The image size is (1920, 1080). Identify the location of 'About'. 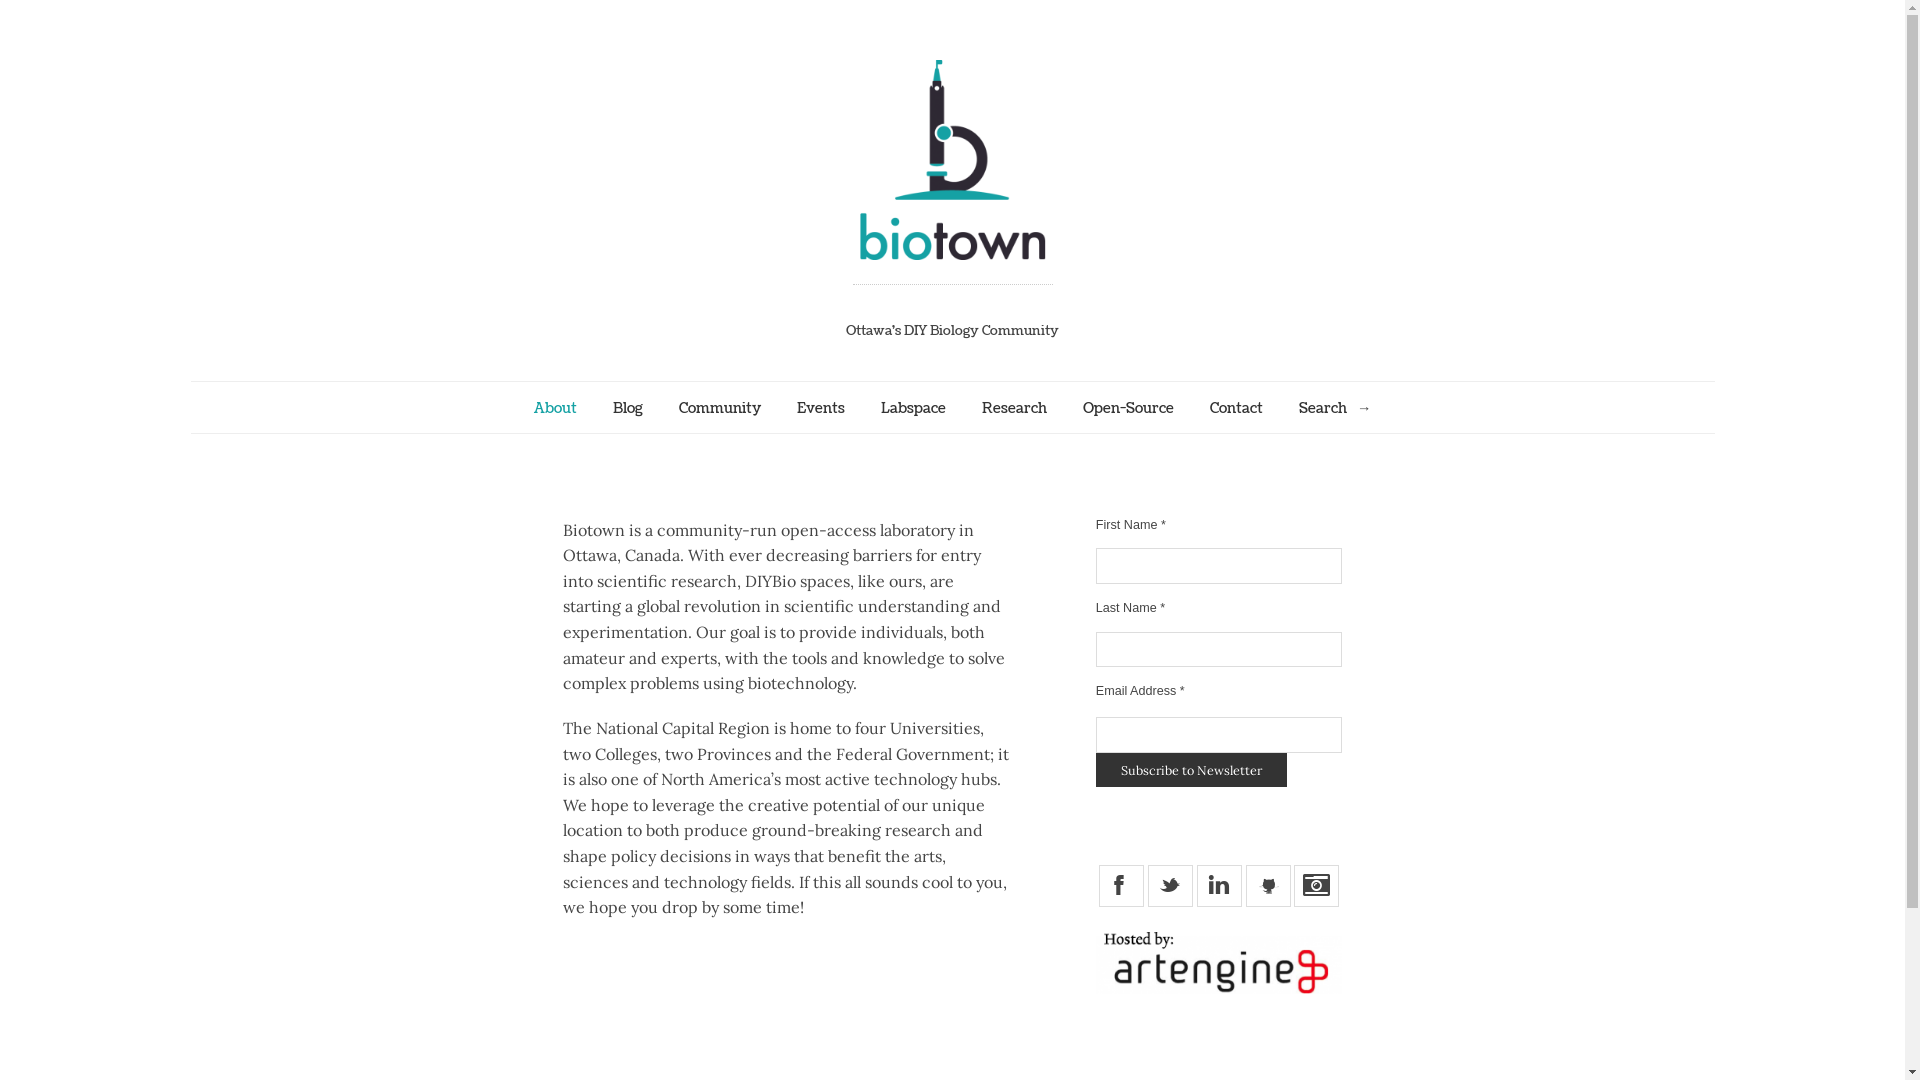
(555, 407).